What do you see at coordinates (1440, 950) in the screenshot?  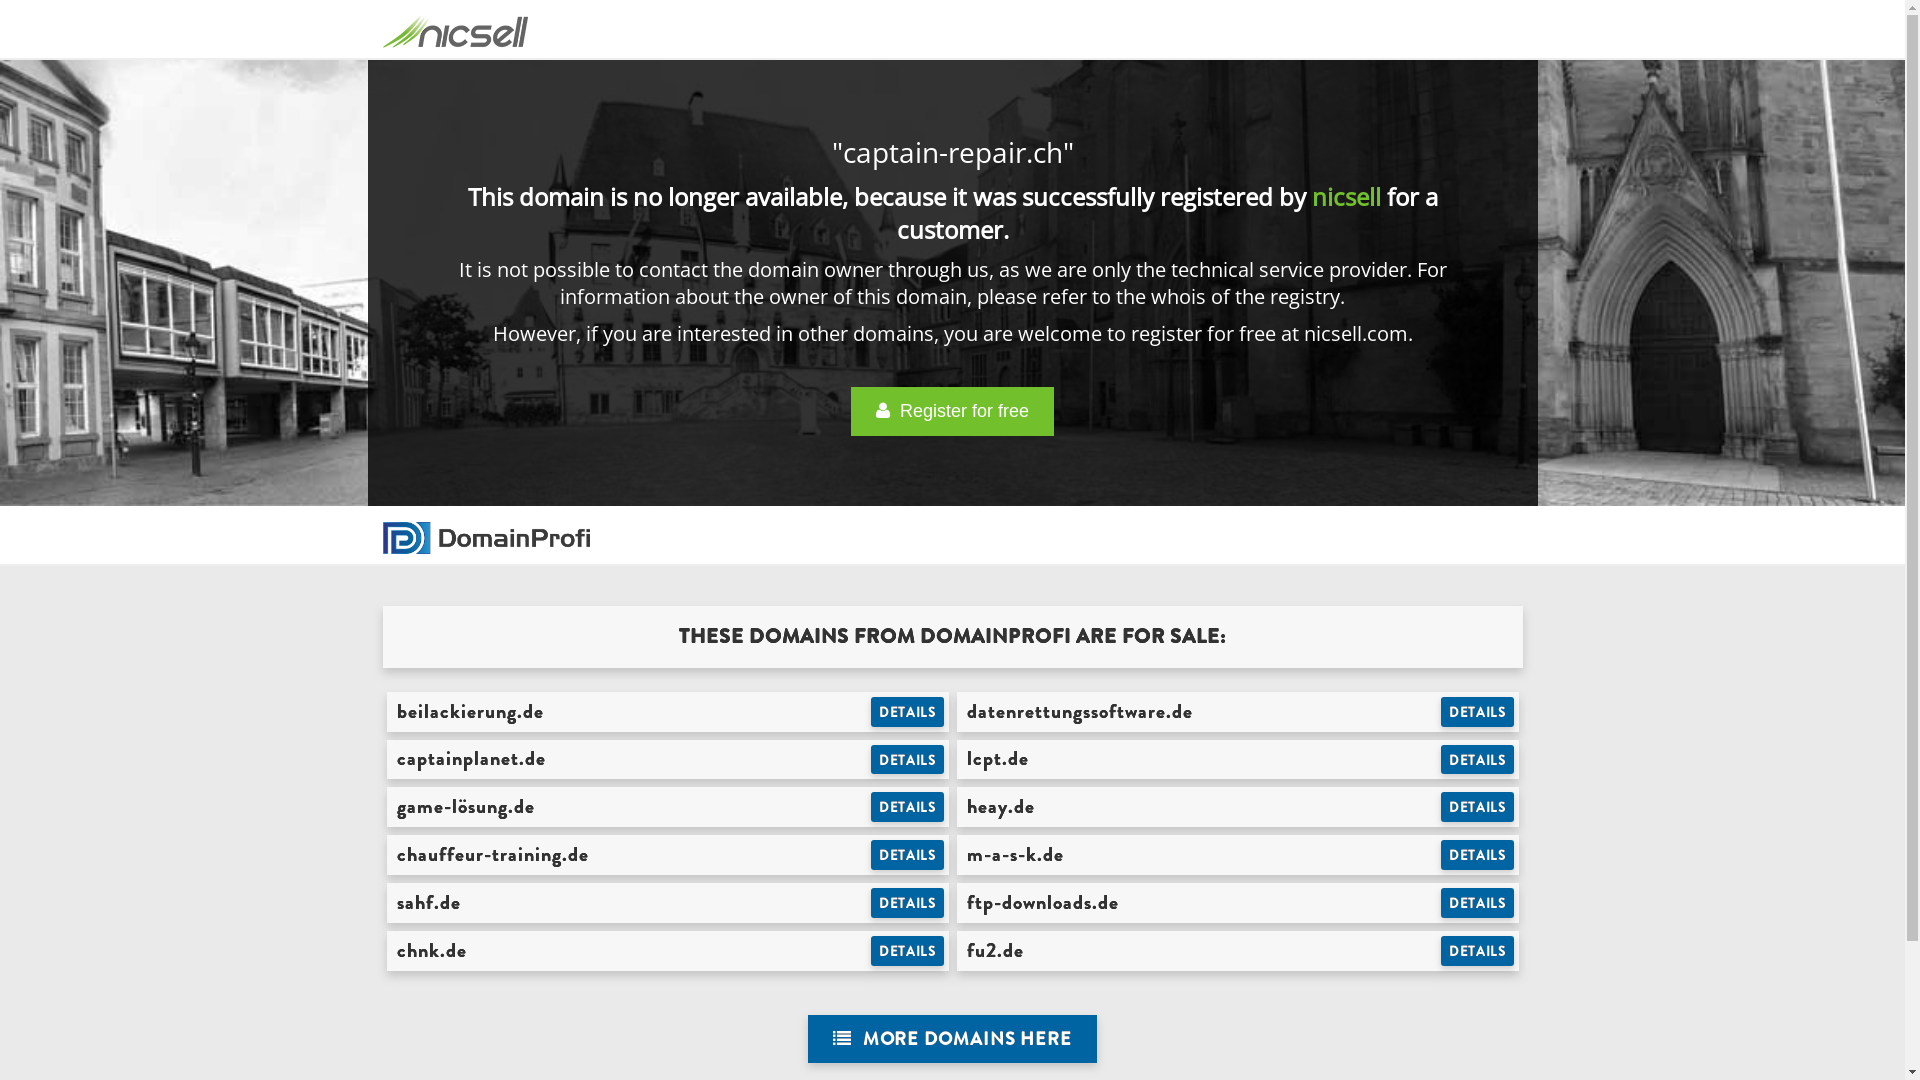 I see `'DETAILS'` at bounding box center [1440, 950].